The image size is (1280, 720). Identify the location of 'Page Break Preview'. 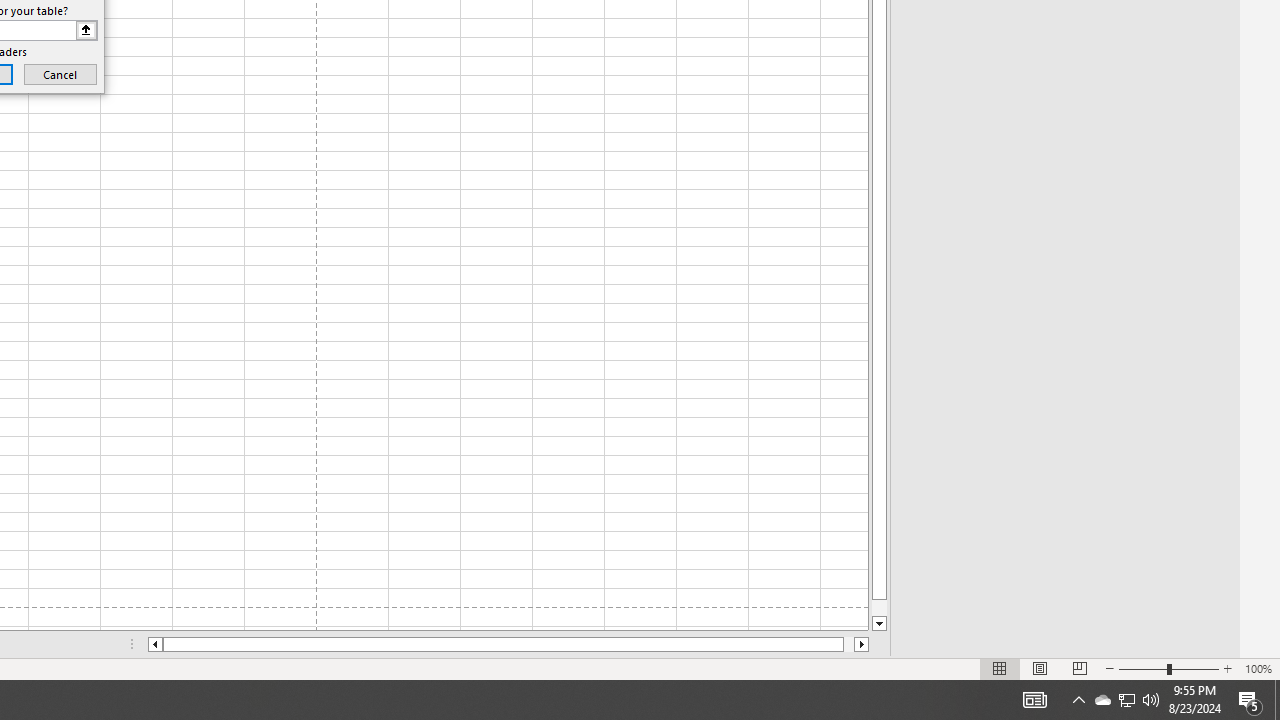
(1078, 669).